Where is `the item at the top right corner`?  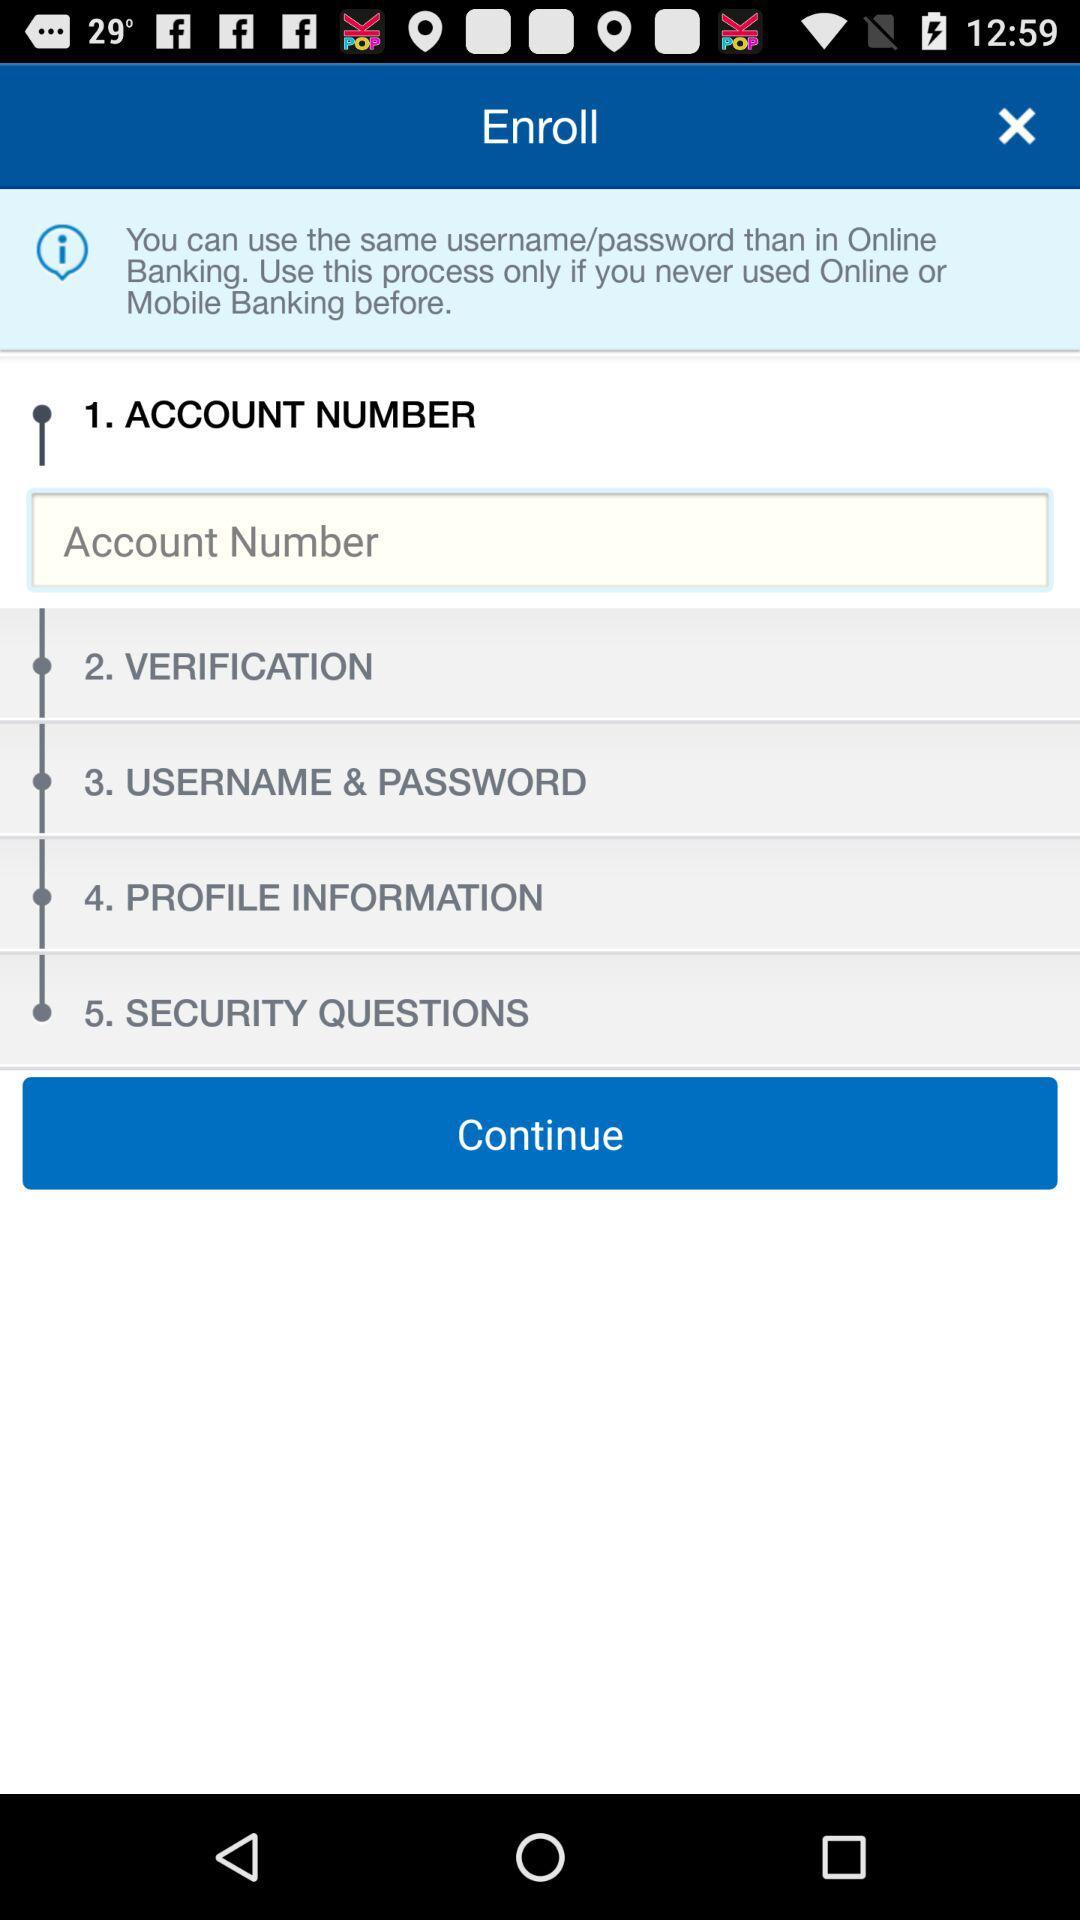
the item at the top right corner is located at coordinates (1017, 124).